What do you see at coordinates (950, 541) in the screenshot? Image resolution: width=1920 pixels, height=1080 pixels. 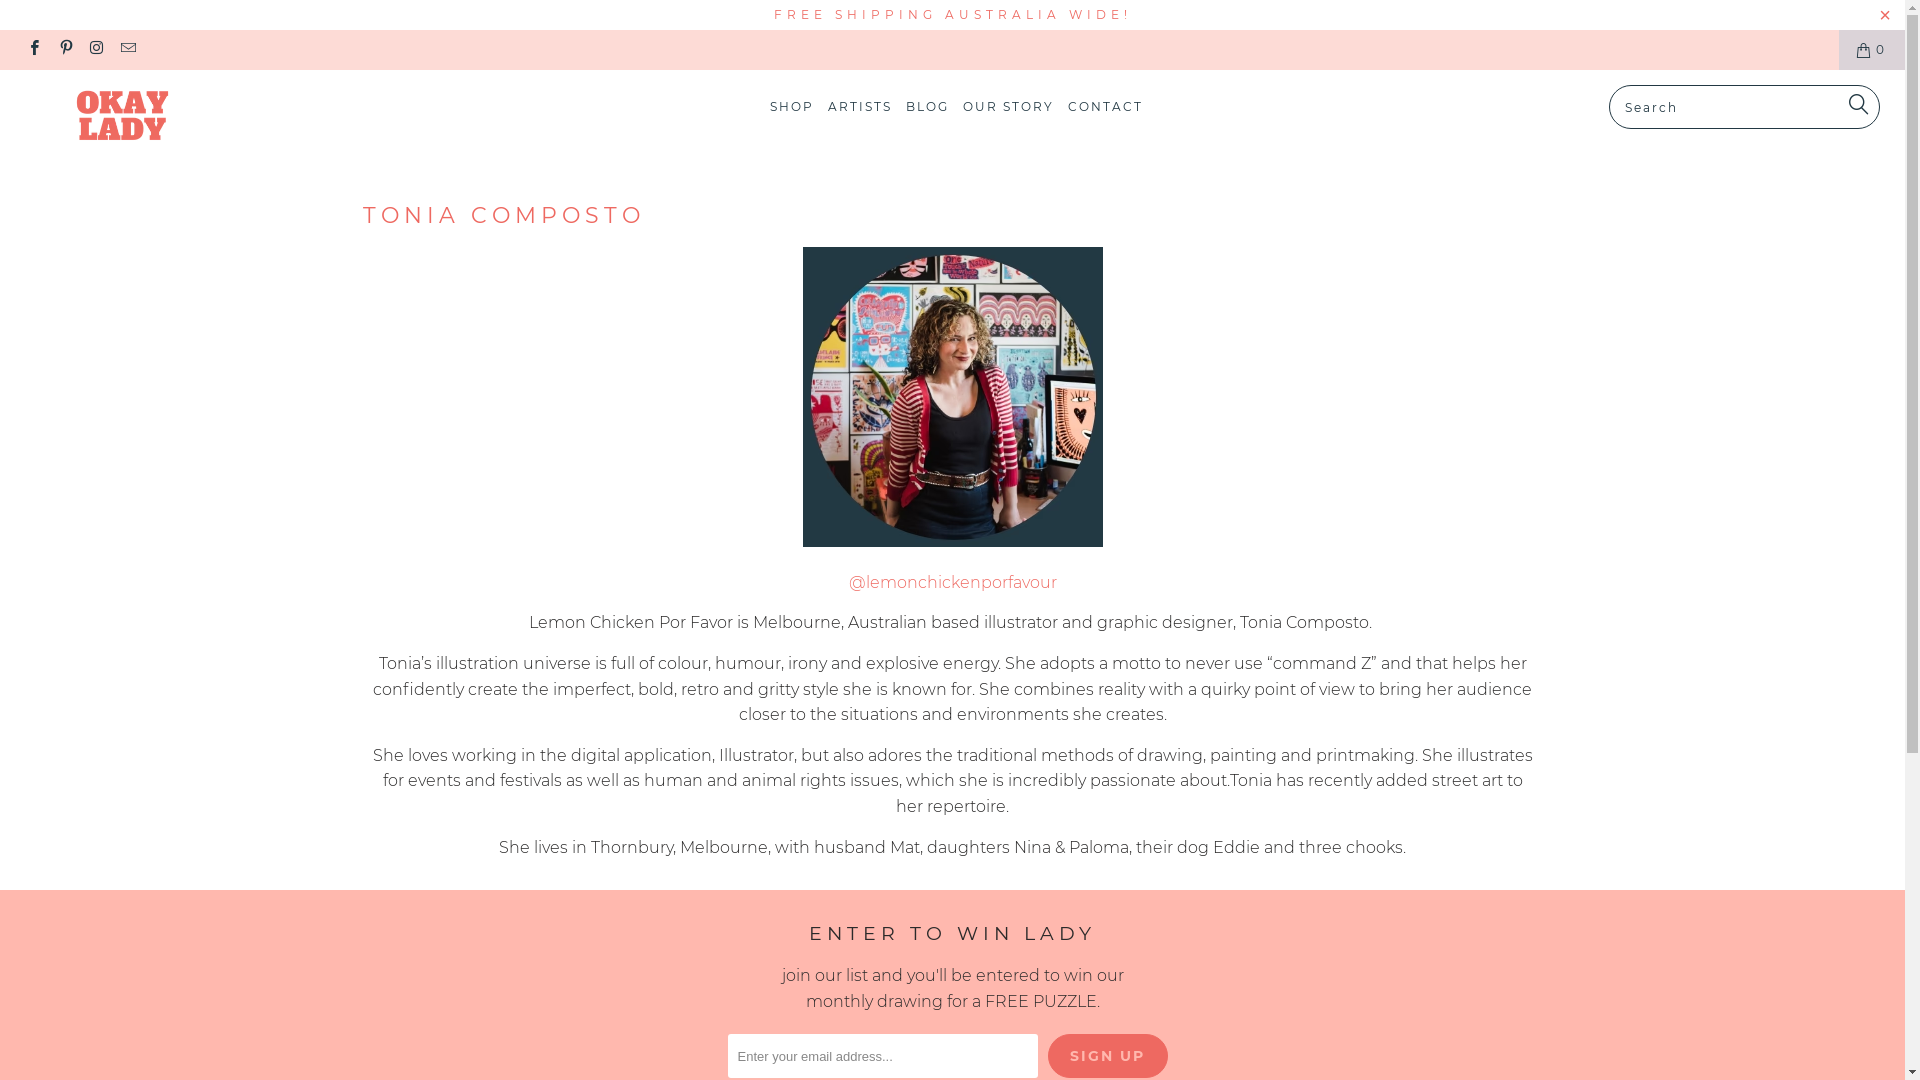 I see `'Tonia_Conposto_Instagram'` at bounding box center [950, 541].